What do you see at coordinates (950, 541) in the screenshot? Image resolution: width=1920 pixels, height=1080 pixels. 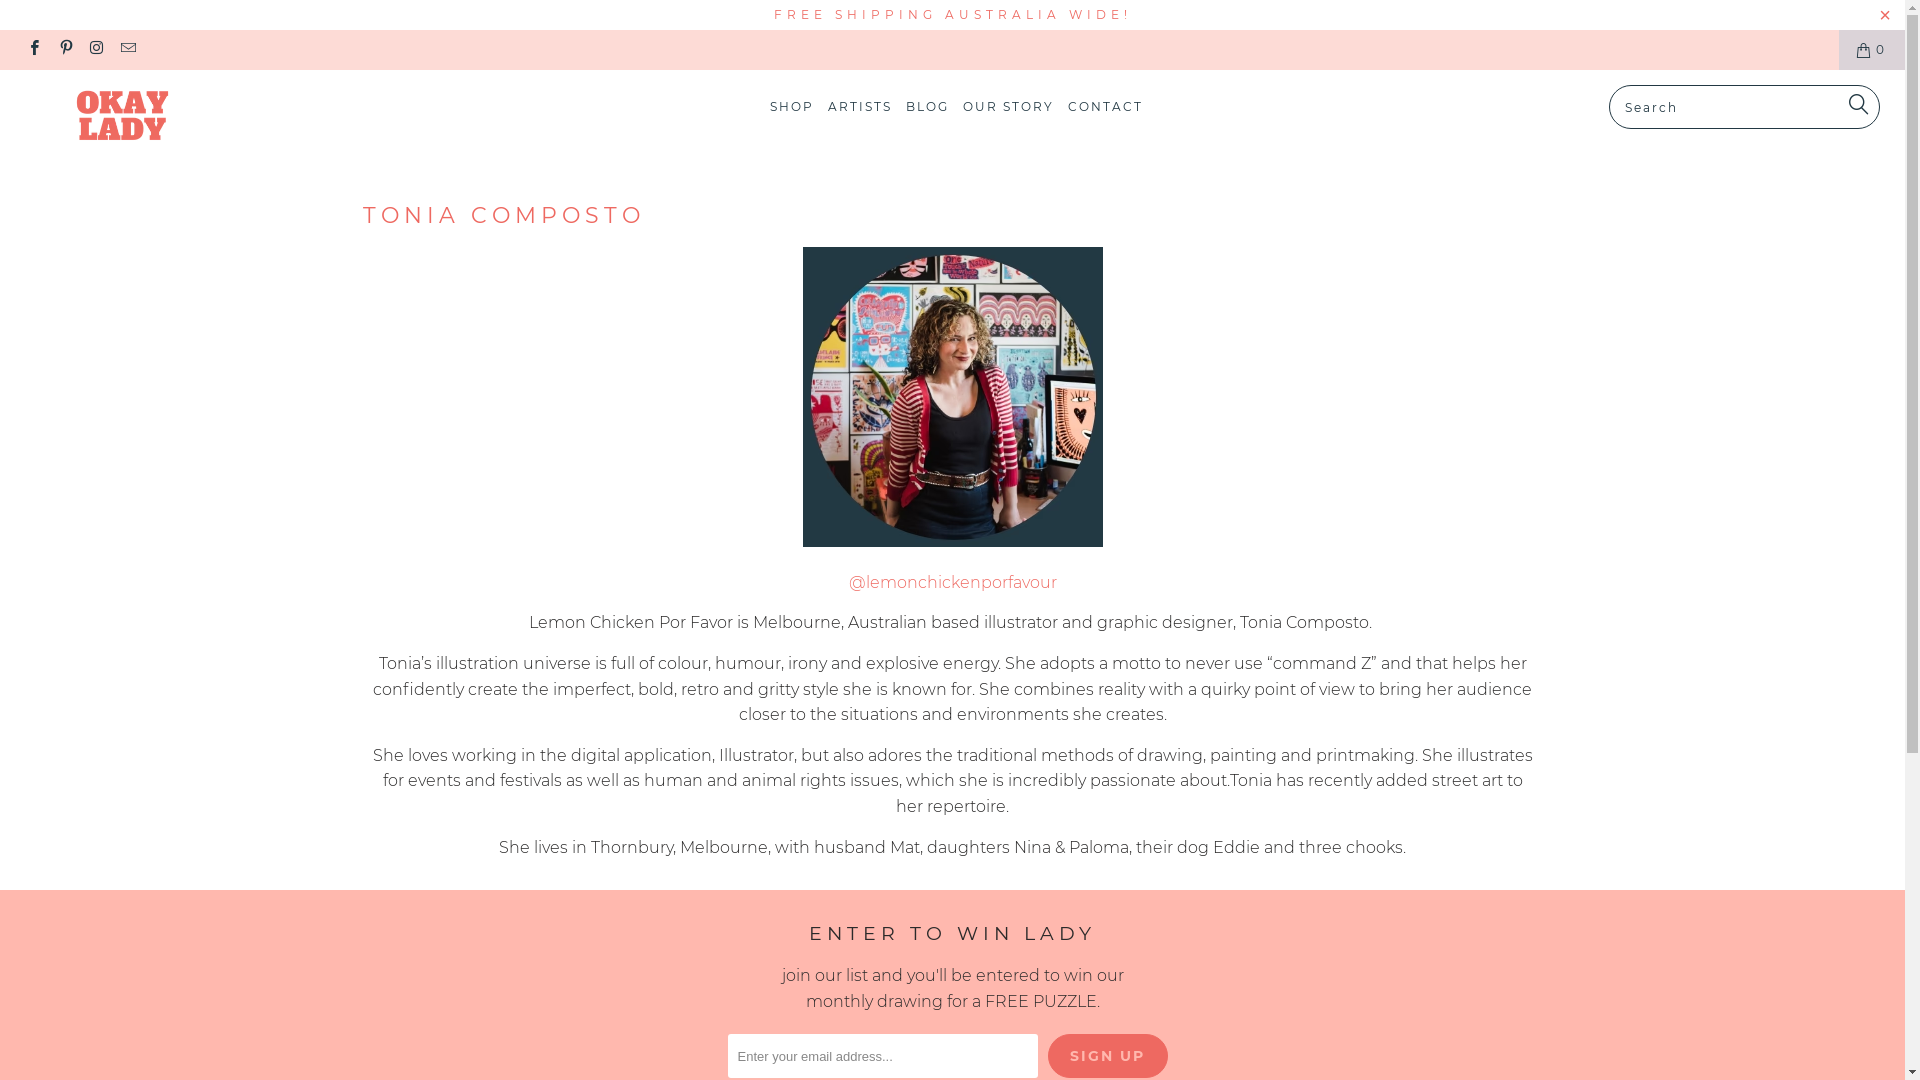 I see `'Tonia_Conposto_Instagram'` at bounding box center [950, 541].